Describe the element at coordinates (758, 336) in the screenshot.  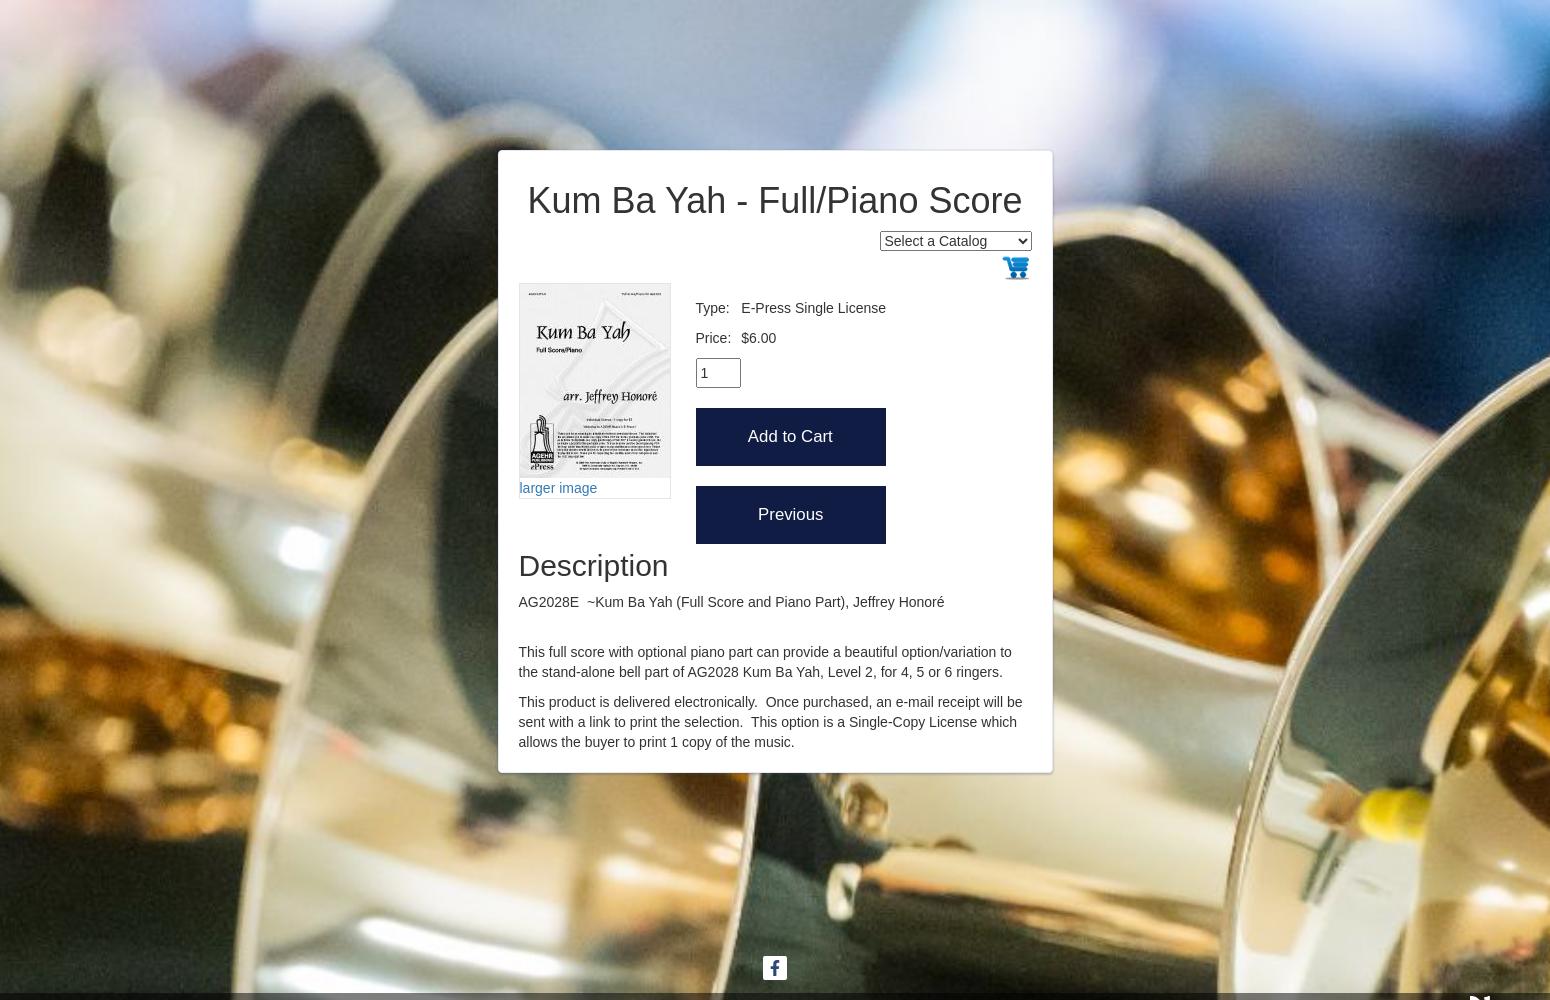
I see `'$6.00'` at that location.